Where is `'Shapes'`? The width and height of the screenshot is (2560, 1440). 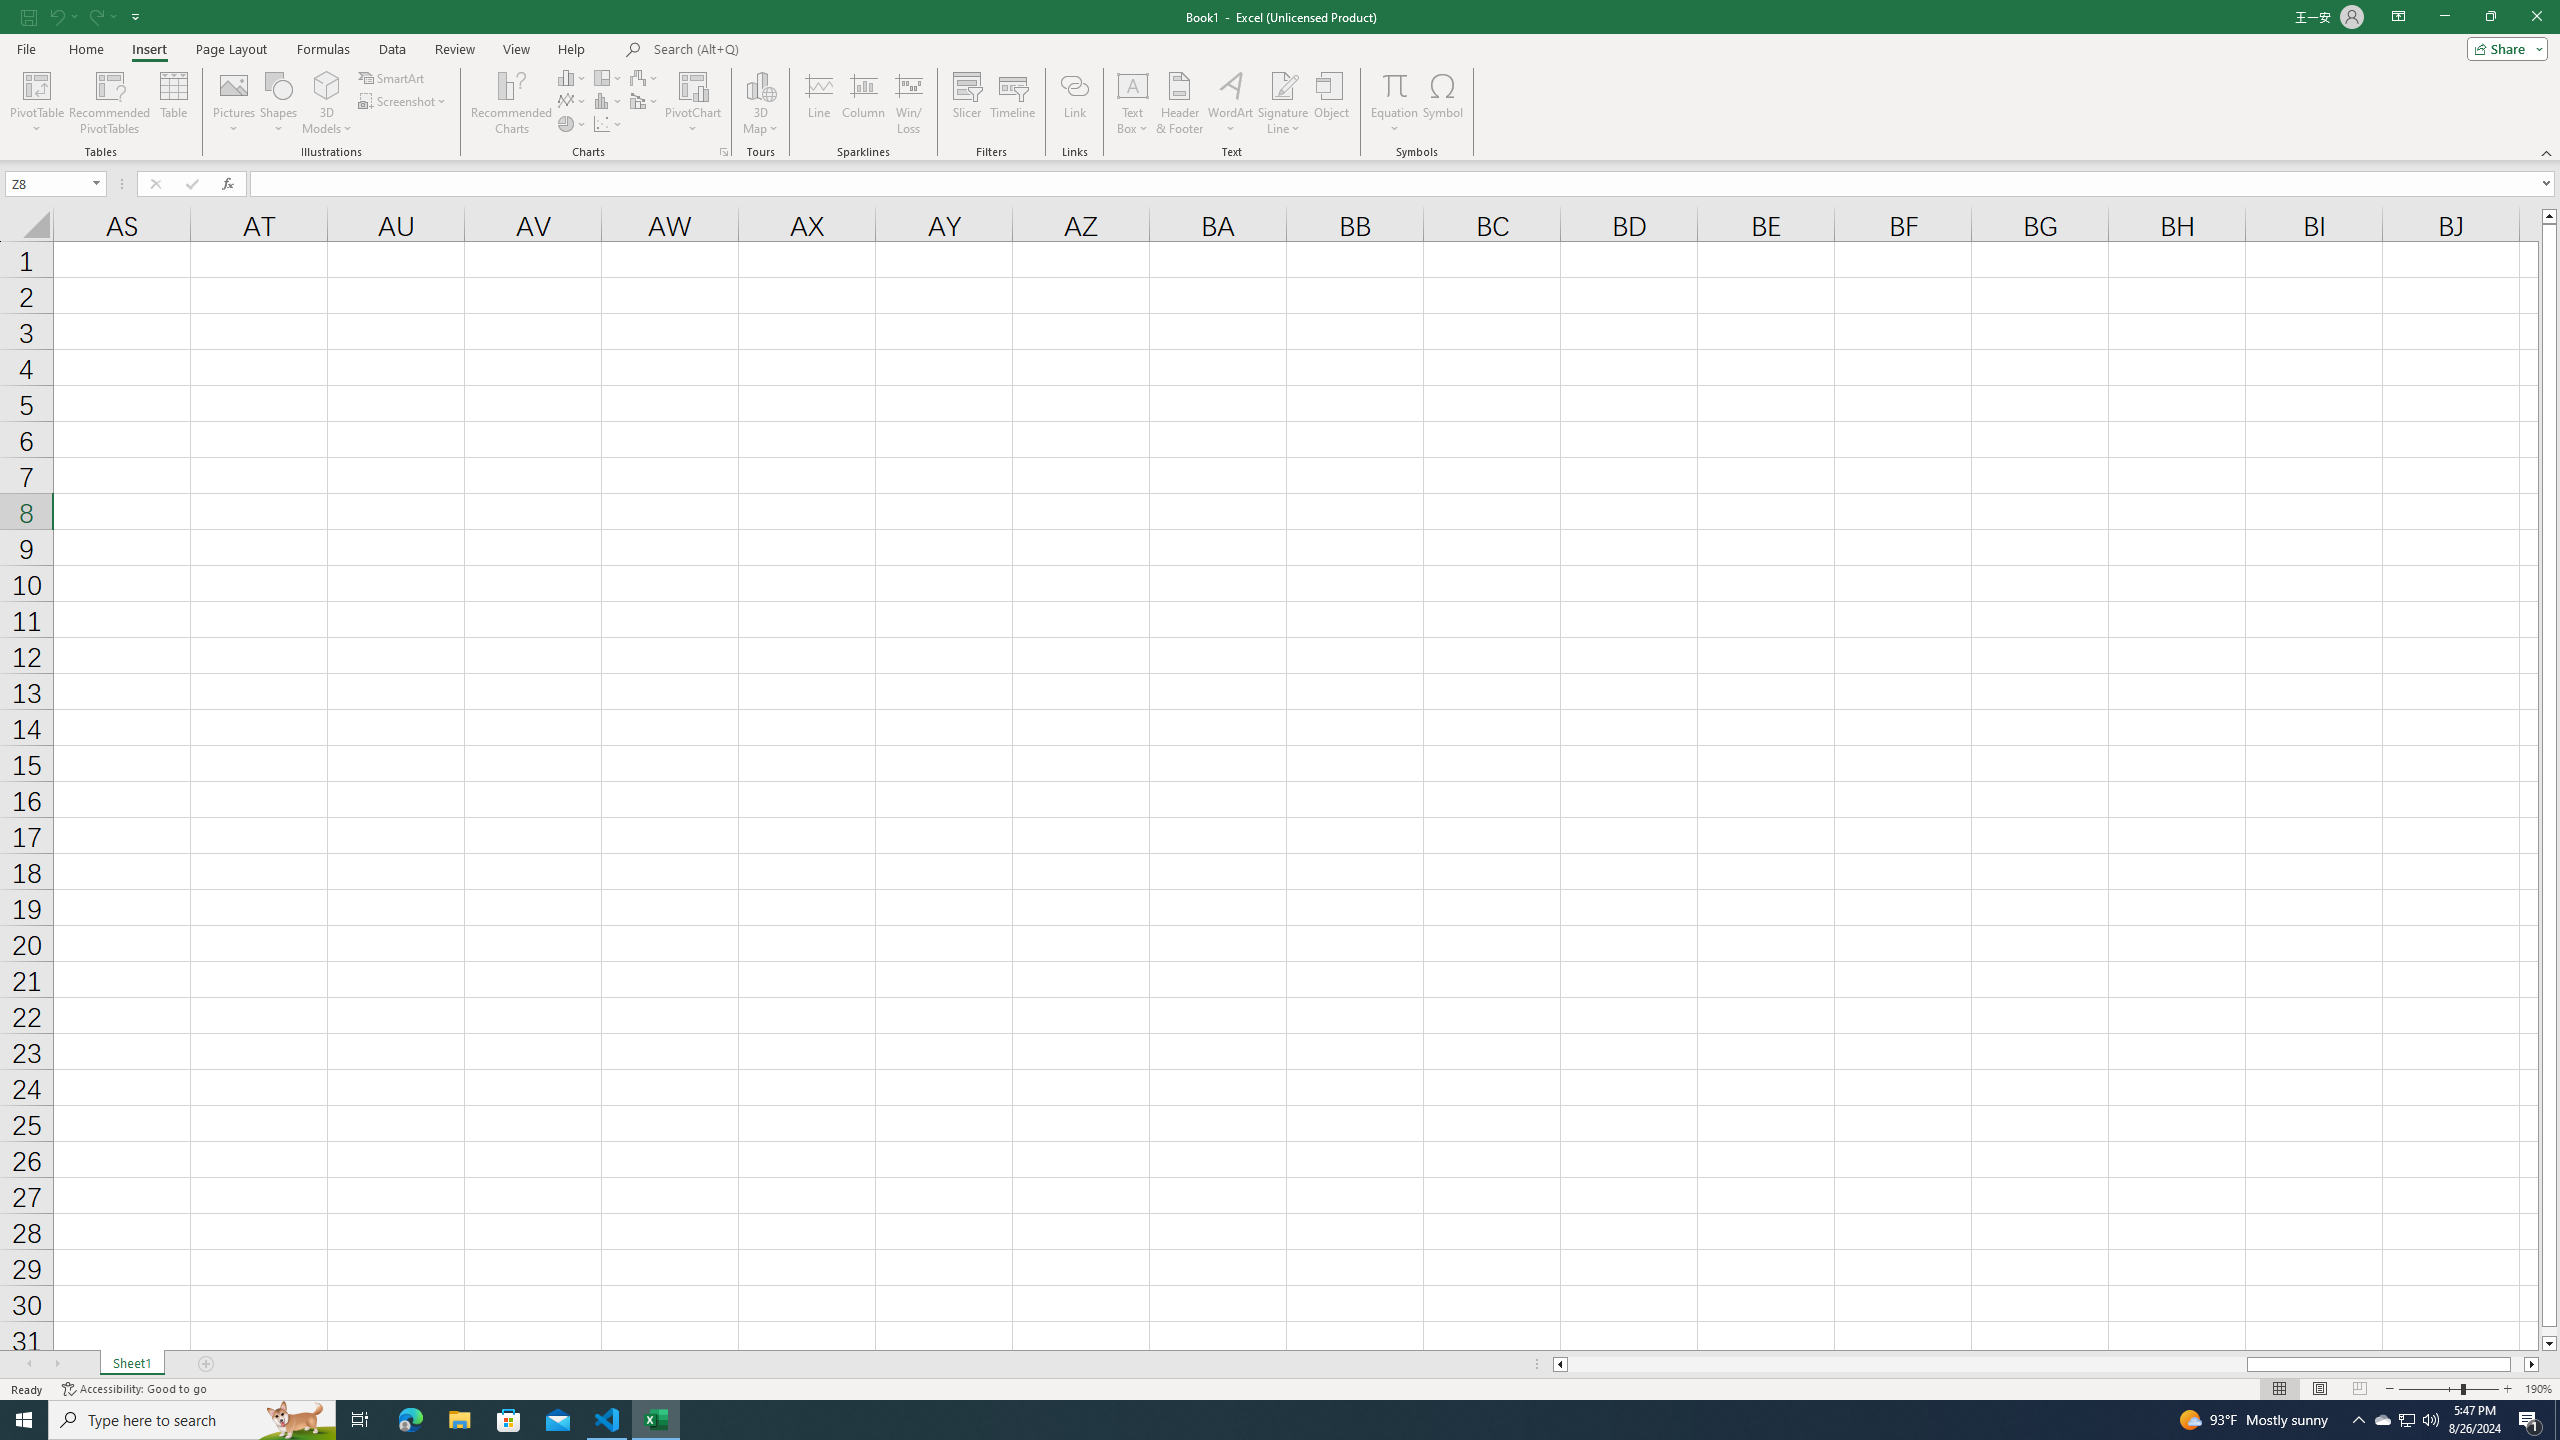
'Shapes' is located at coordinates (278, 103).